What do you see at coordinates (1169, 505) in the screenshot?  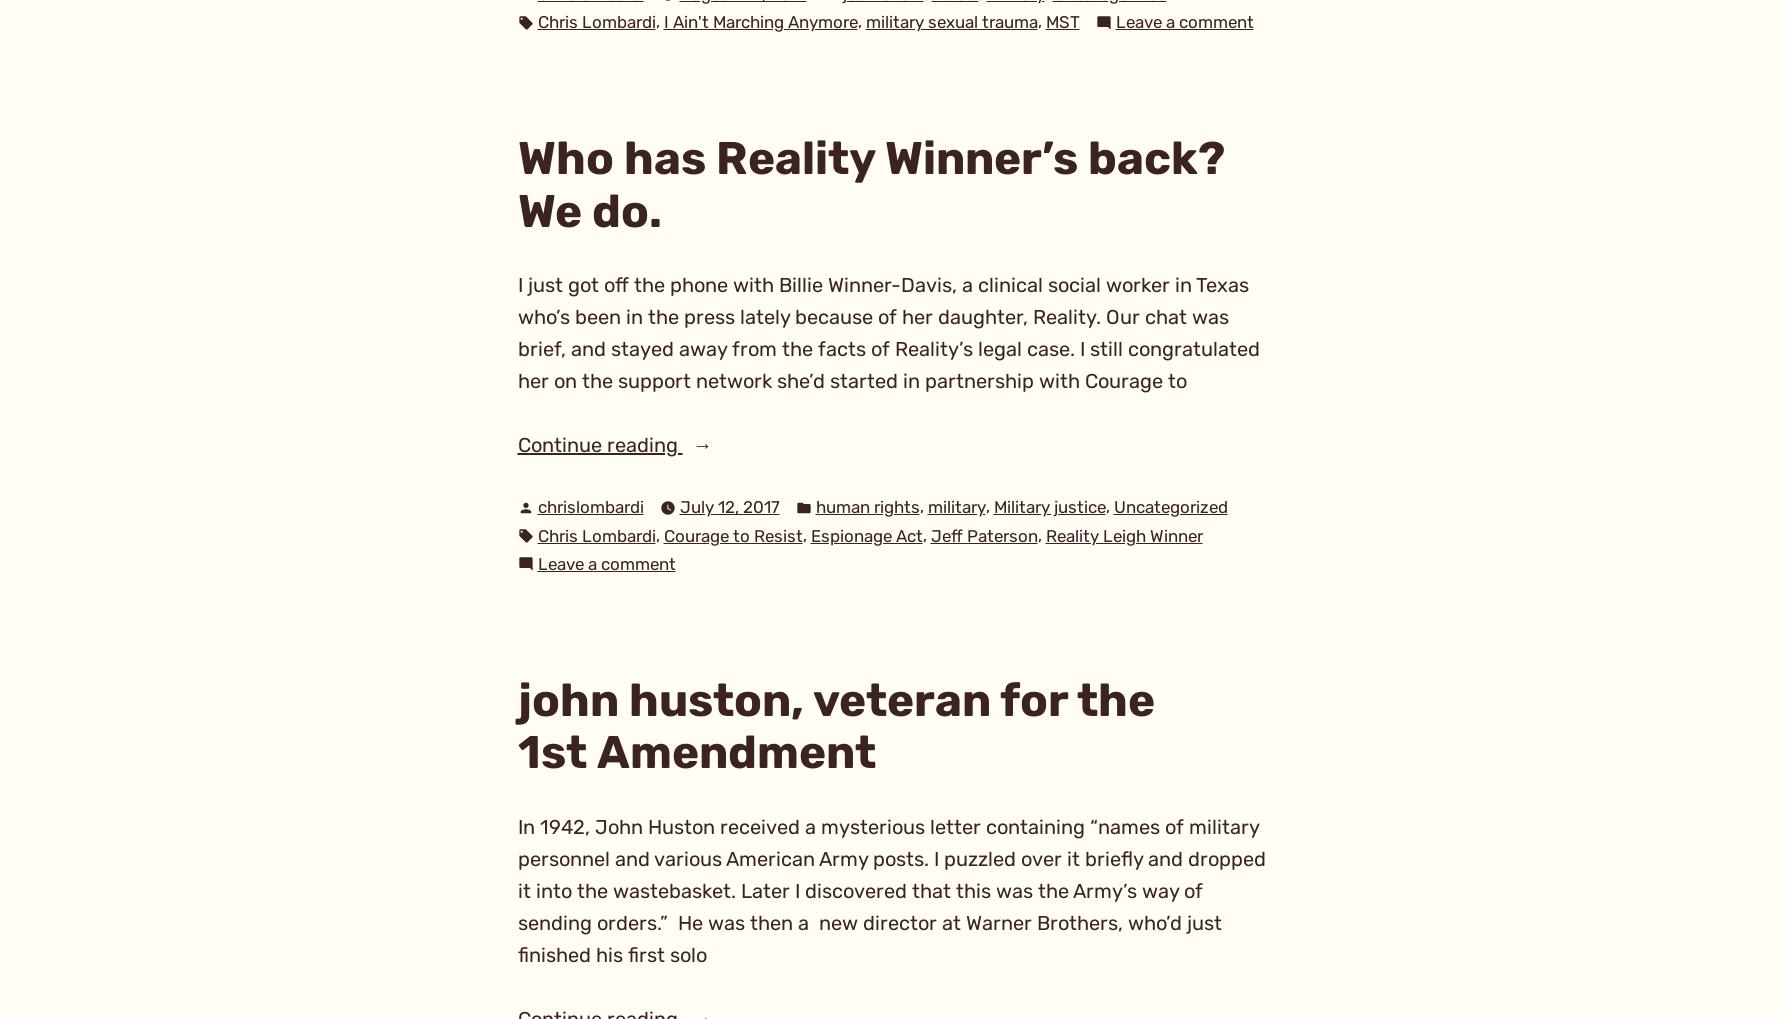 I see `'Uncategorized'` at bounding box center [1169, 505].